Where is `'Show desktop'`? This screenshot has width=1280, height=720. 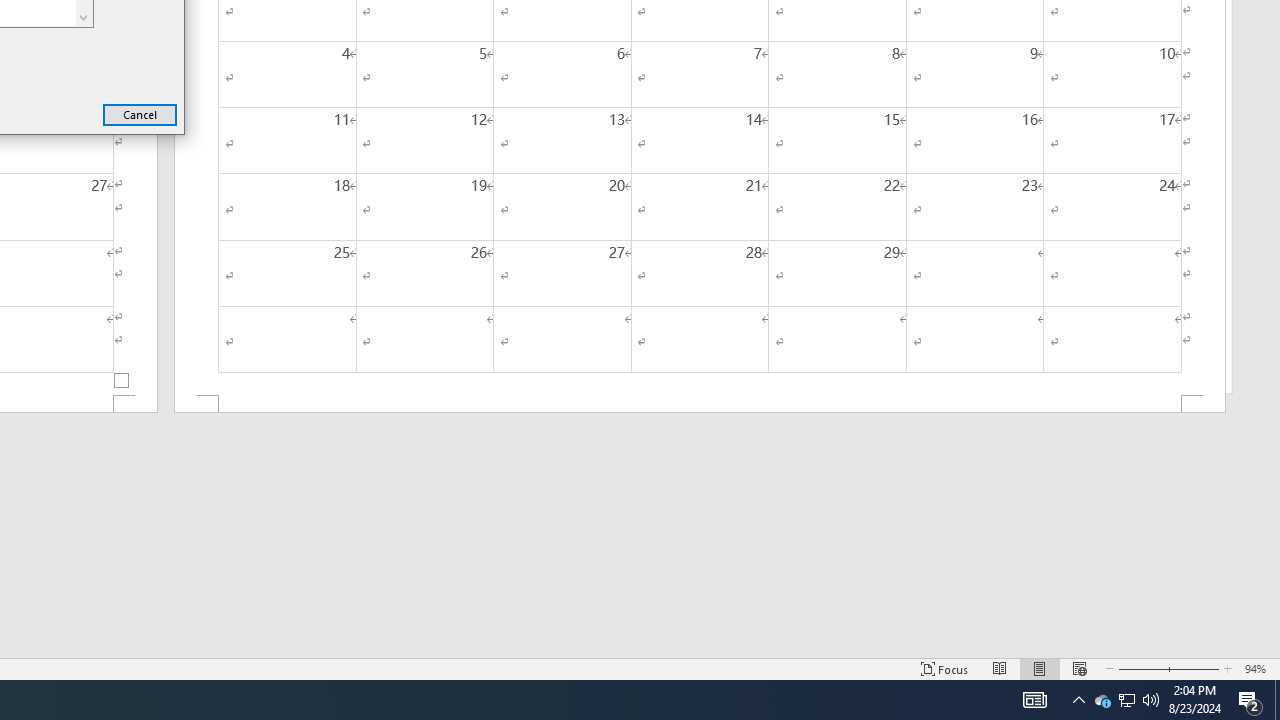
'Show desktop' is located at coordinates (1276, 698).